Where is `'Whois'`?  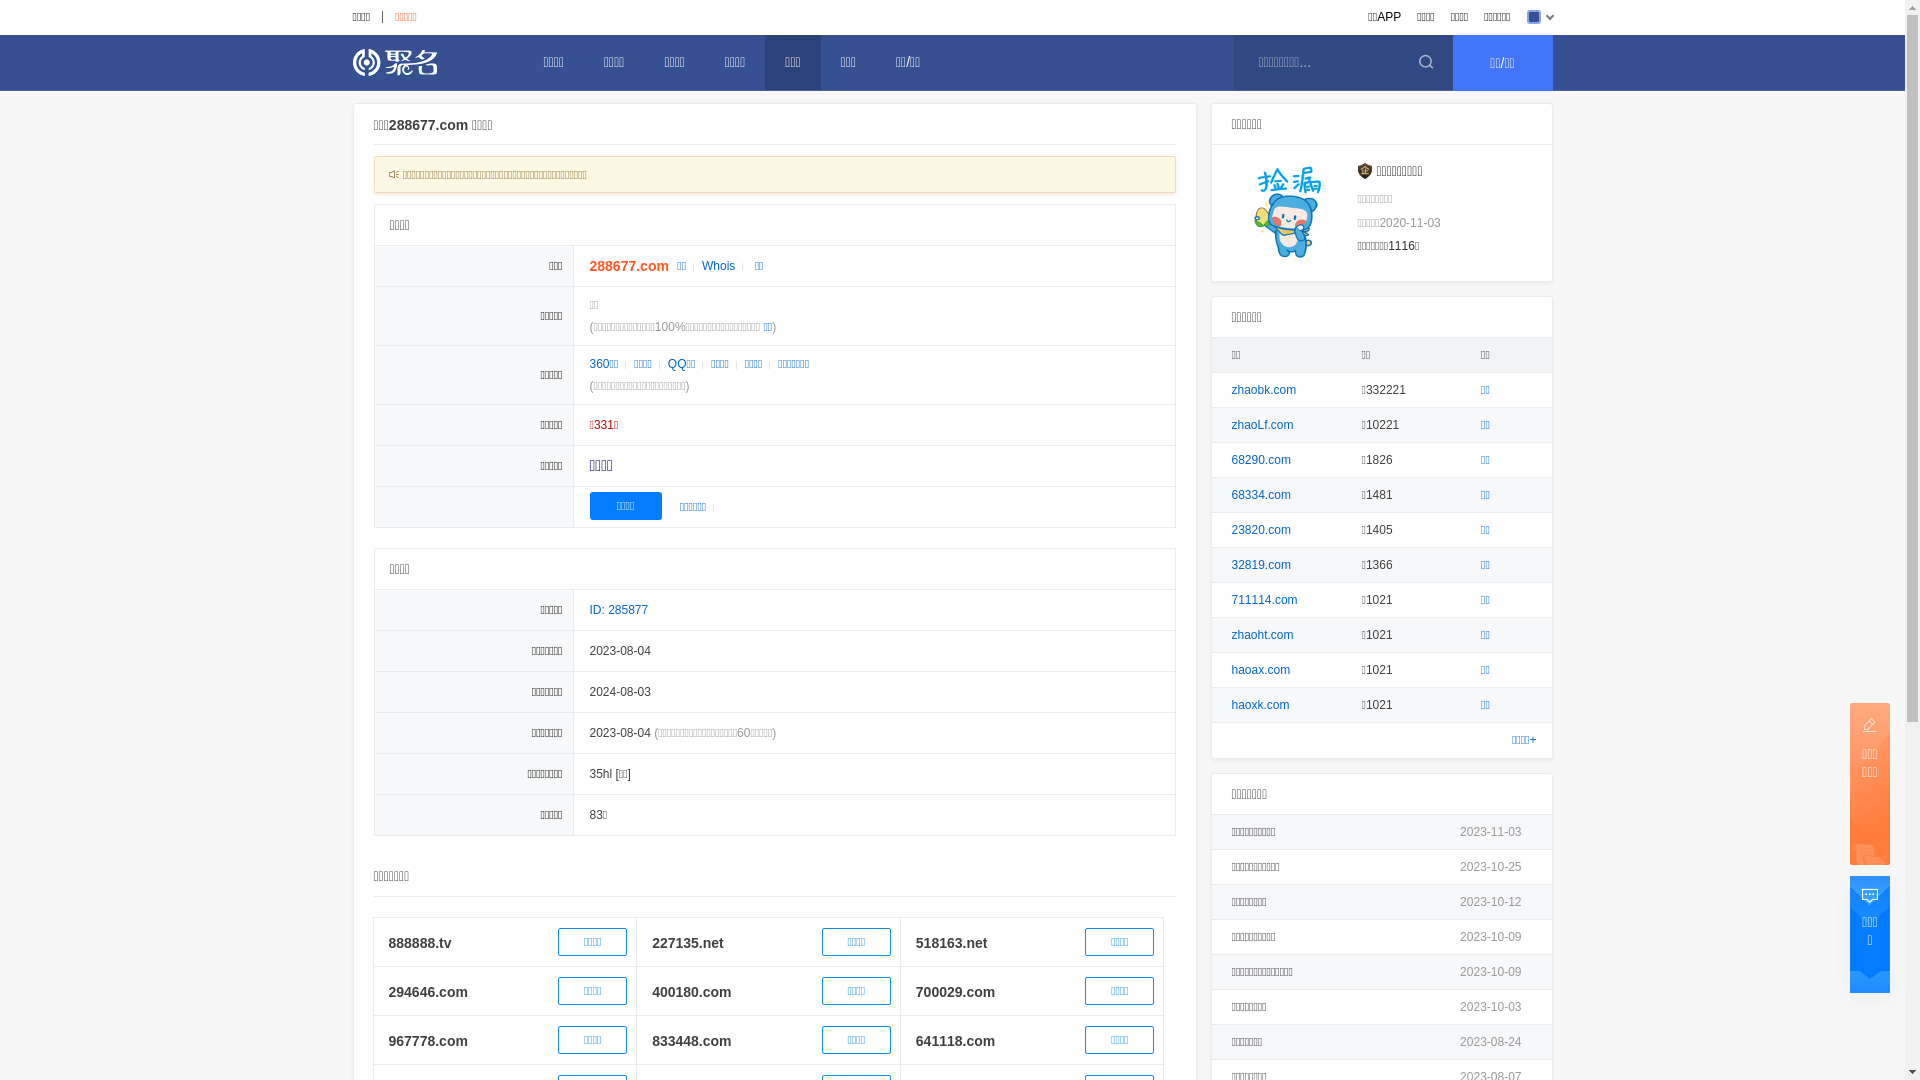
'Whois' is located at coordinates (718, 265).